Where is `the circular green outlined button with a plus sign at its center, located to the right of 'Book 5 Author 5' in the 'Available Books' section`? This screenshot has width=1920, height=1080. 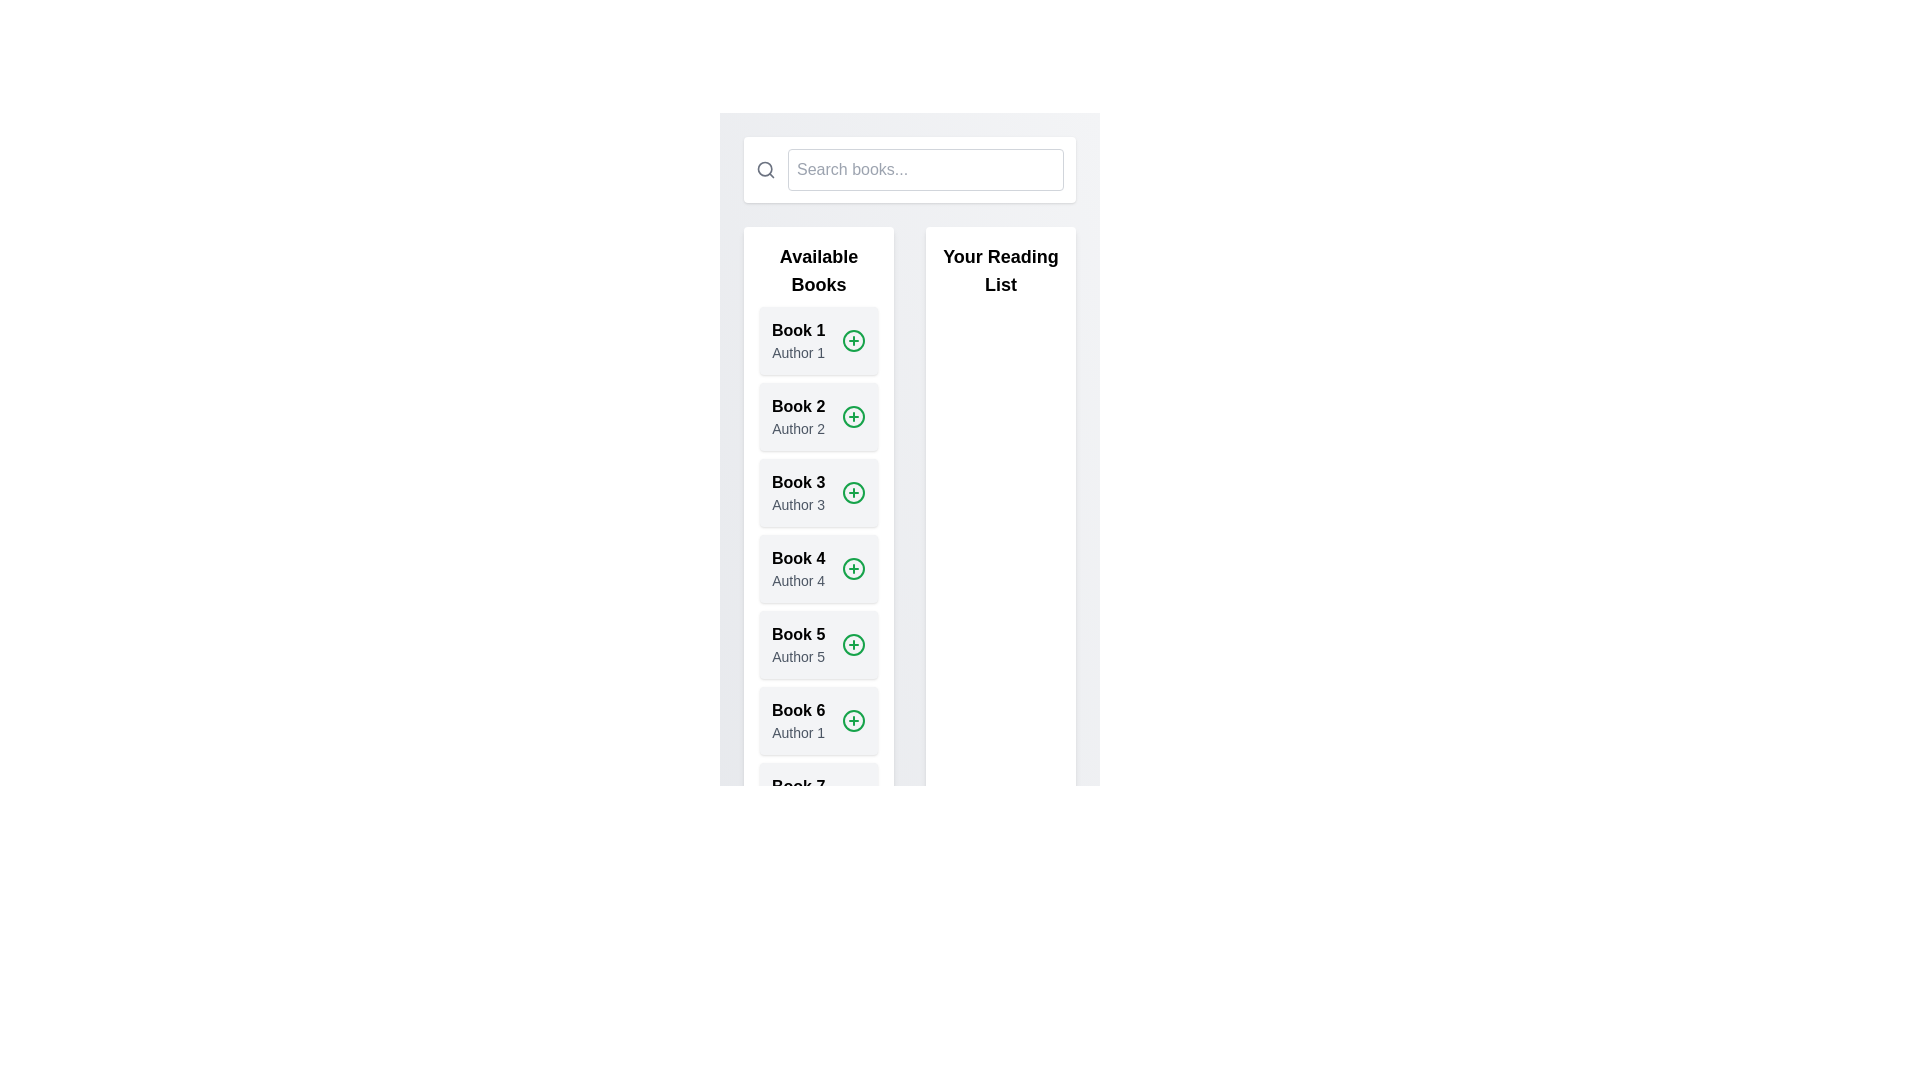
the circular green outlined button with a plus sign at its center, located to the right of 'Book 5 Author 5' in the 'Available Books' section is located at coordinates (854, 644).